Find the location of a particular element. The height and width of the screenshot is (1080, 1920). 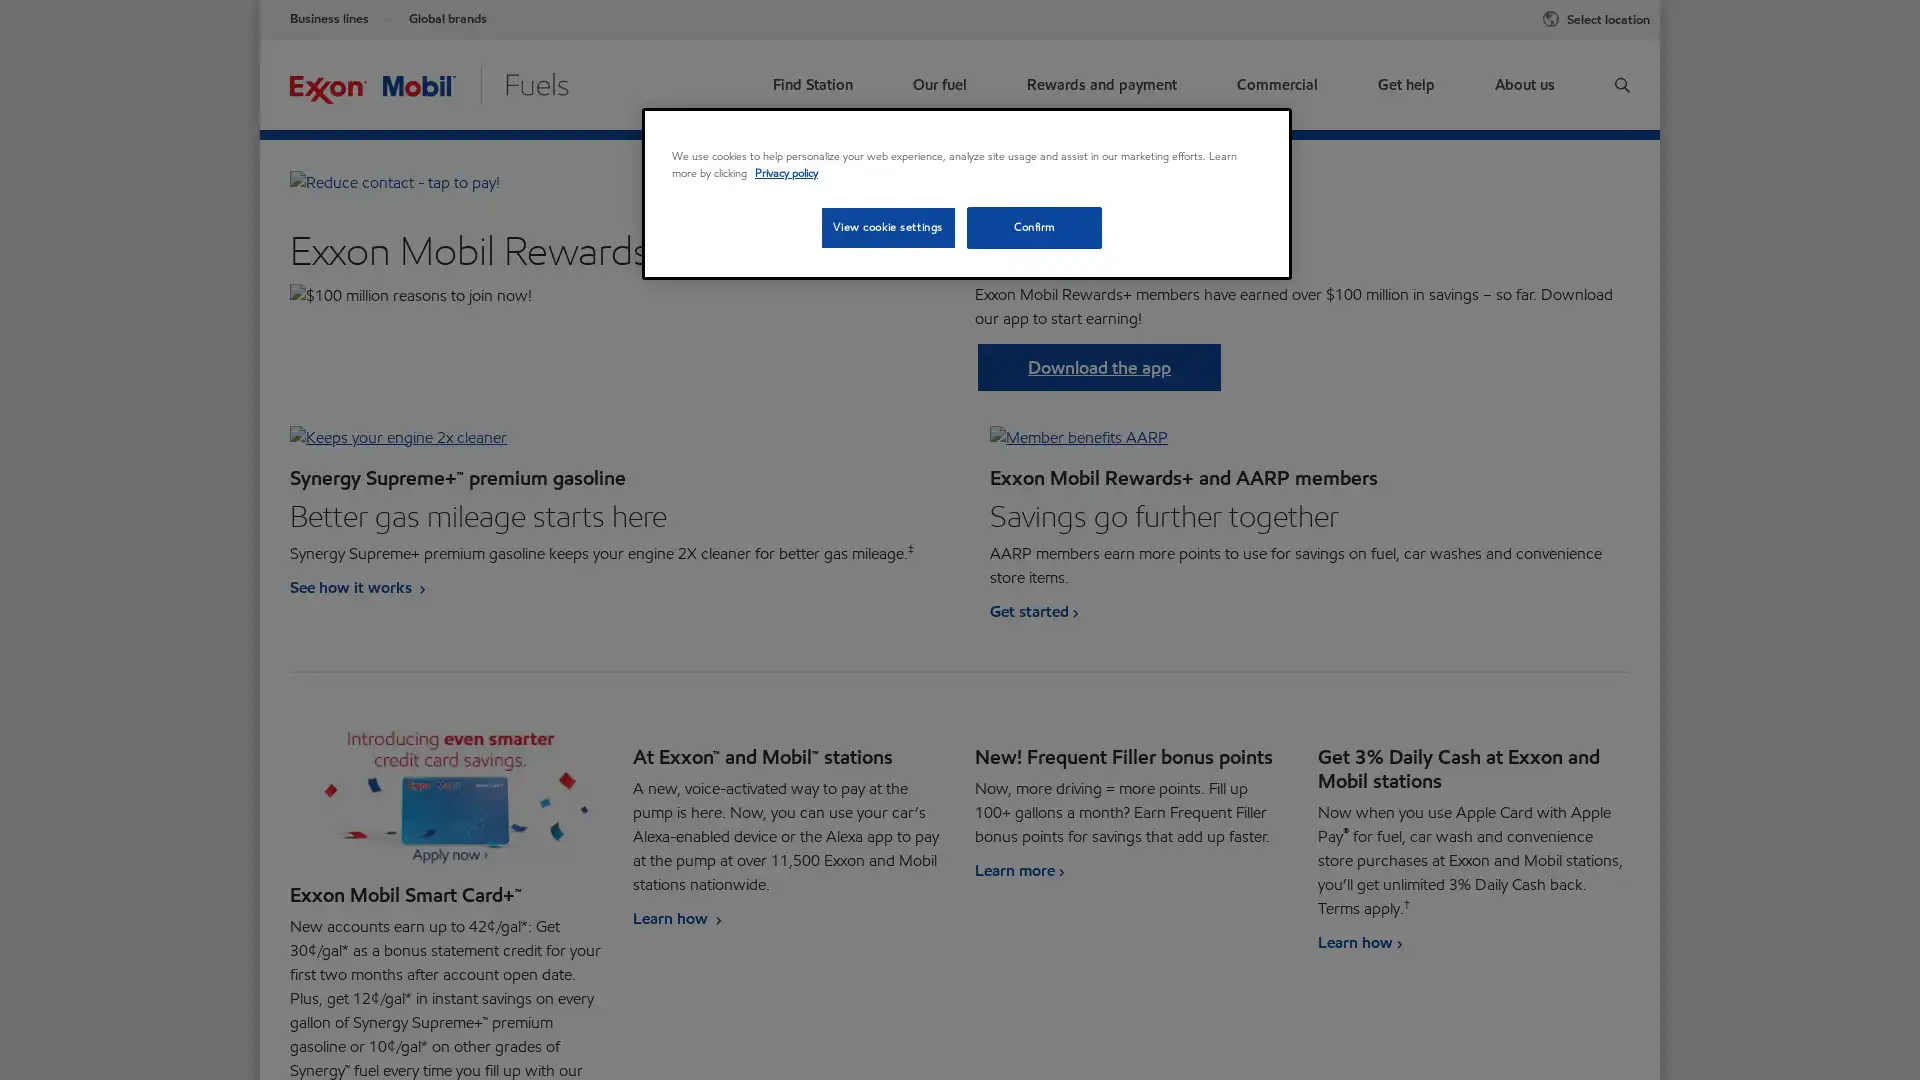

View cookie settings is located at coordinates (886, 226).